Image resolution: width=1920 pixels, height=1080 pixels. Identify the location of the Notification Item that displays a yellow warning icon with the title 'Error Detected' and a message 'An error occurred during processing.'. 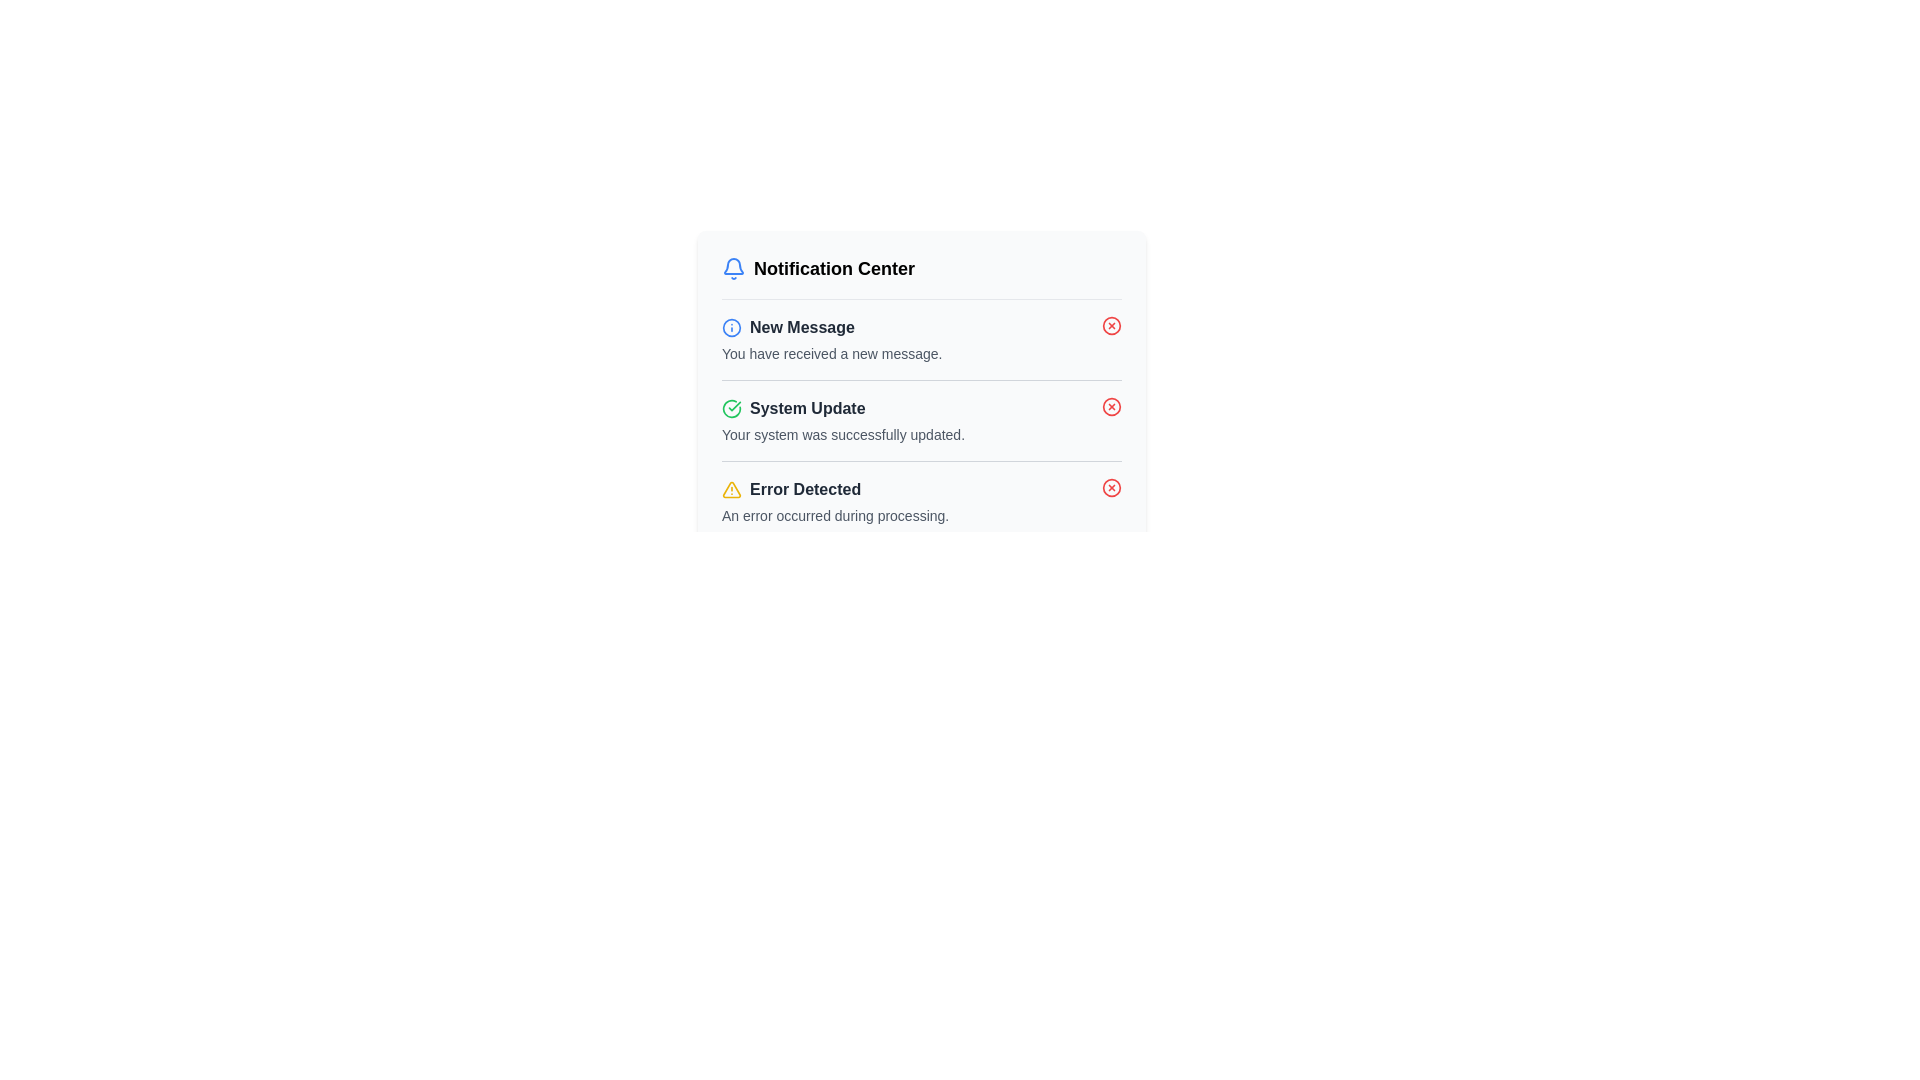
(835, 500).